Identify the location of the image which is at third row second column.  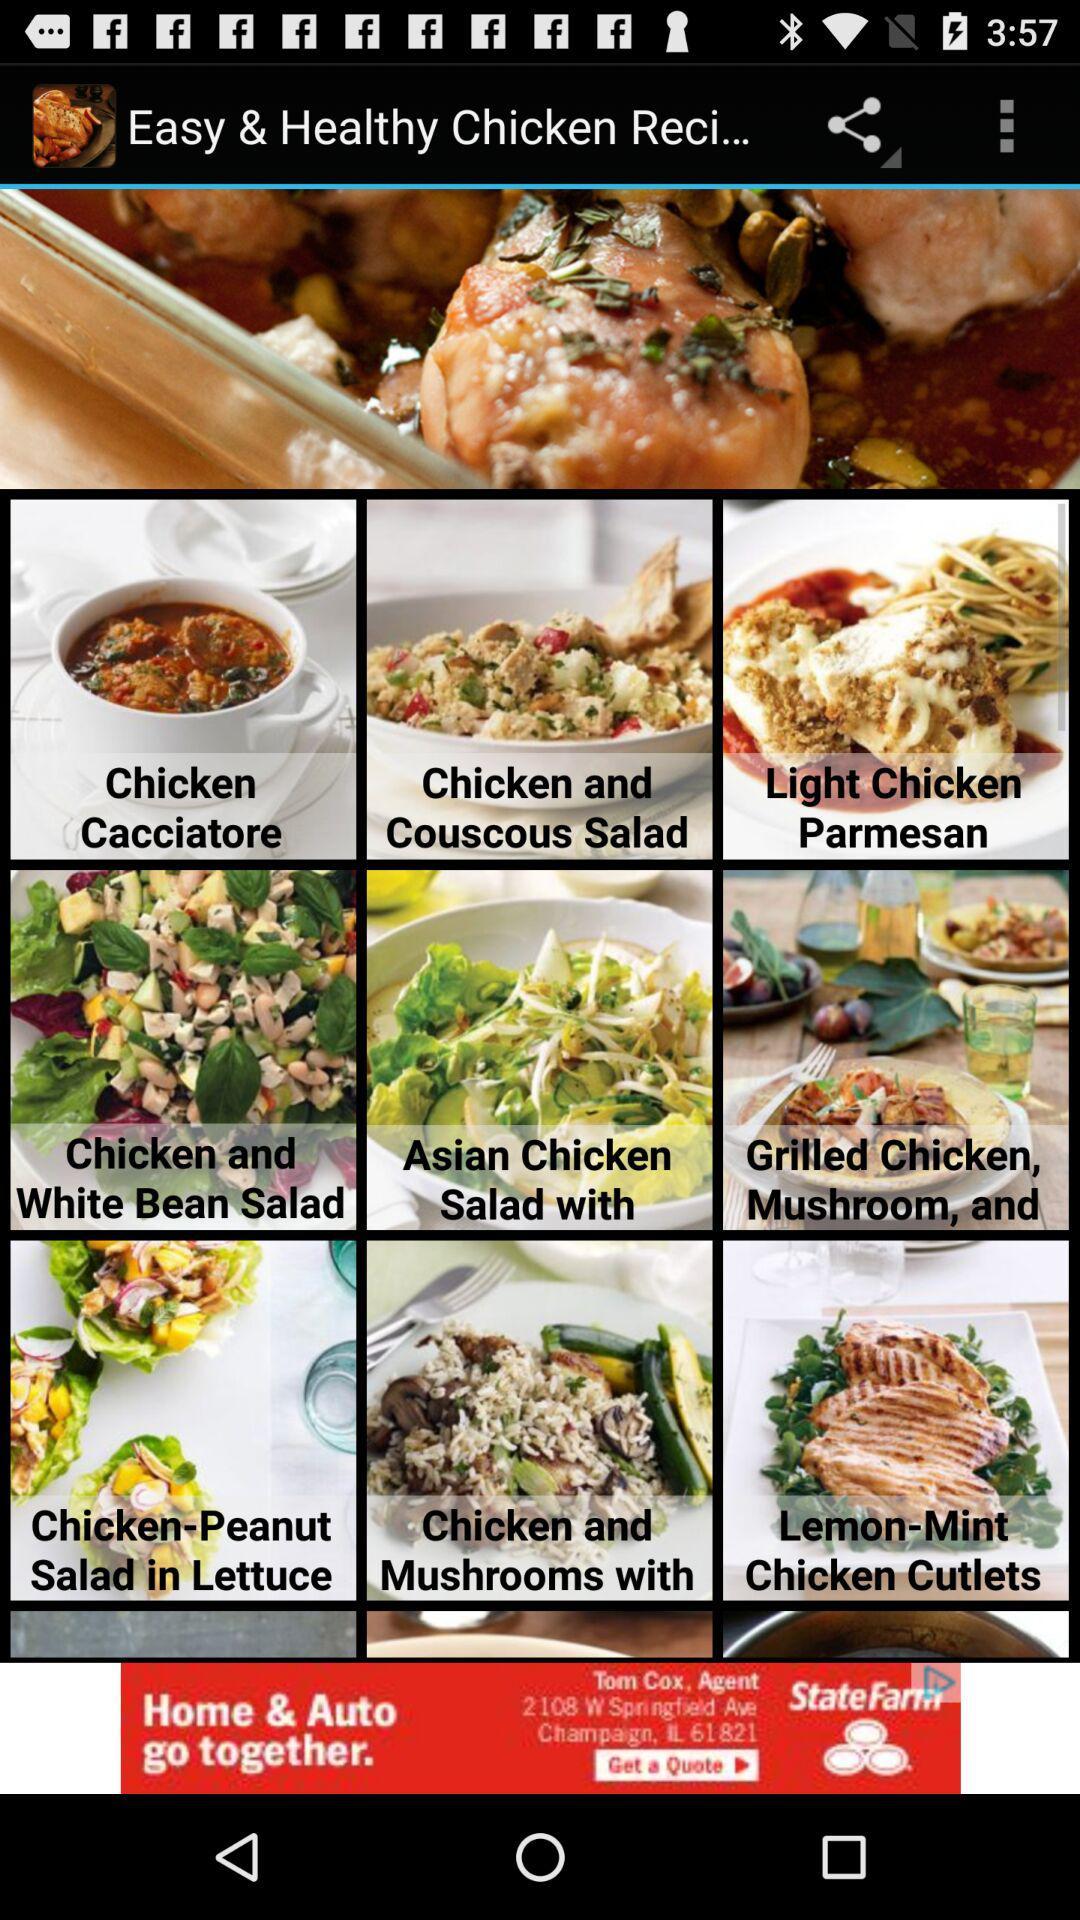
(540, 1049).